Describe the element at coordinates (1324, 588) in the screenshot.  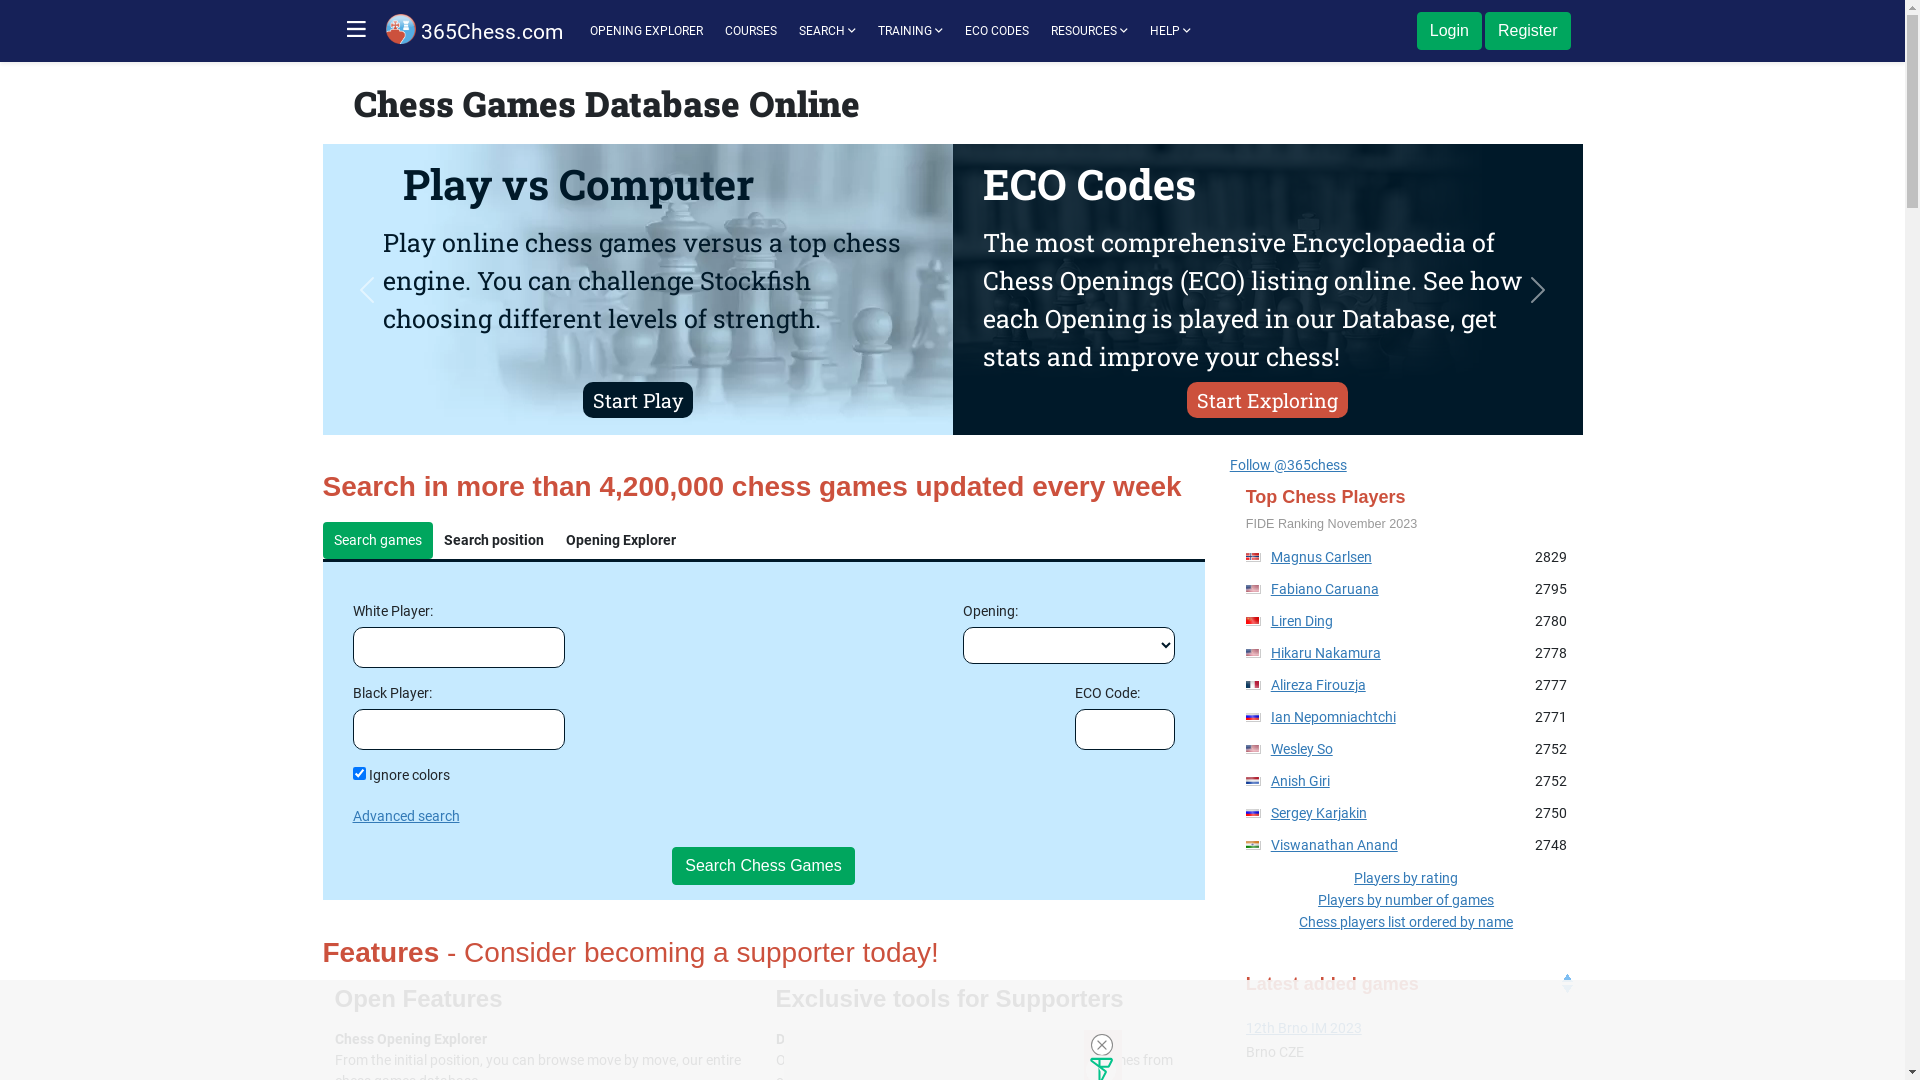
I see `'Fabiano Caruana'` at that location.